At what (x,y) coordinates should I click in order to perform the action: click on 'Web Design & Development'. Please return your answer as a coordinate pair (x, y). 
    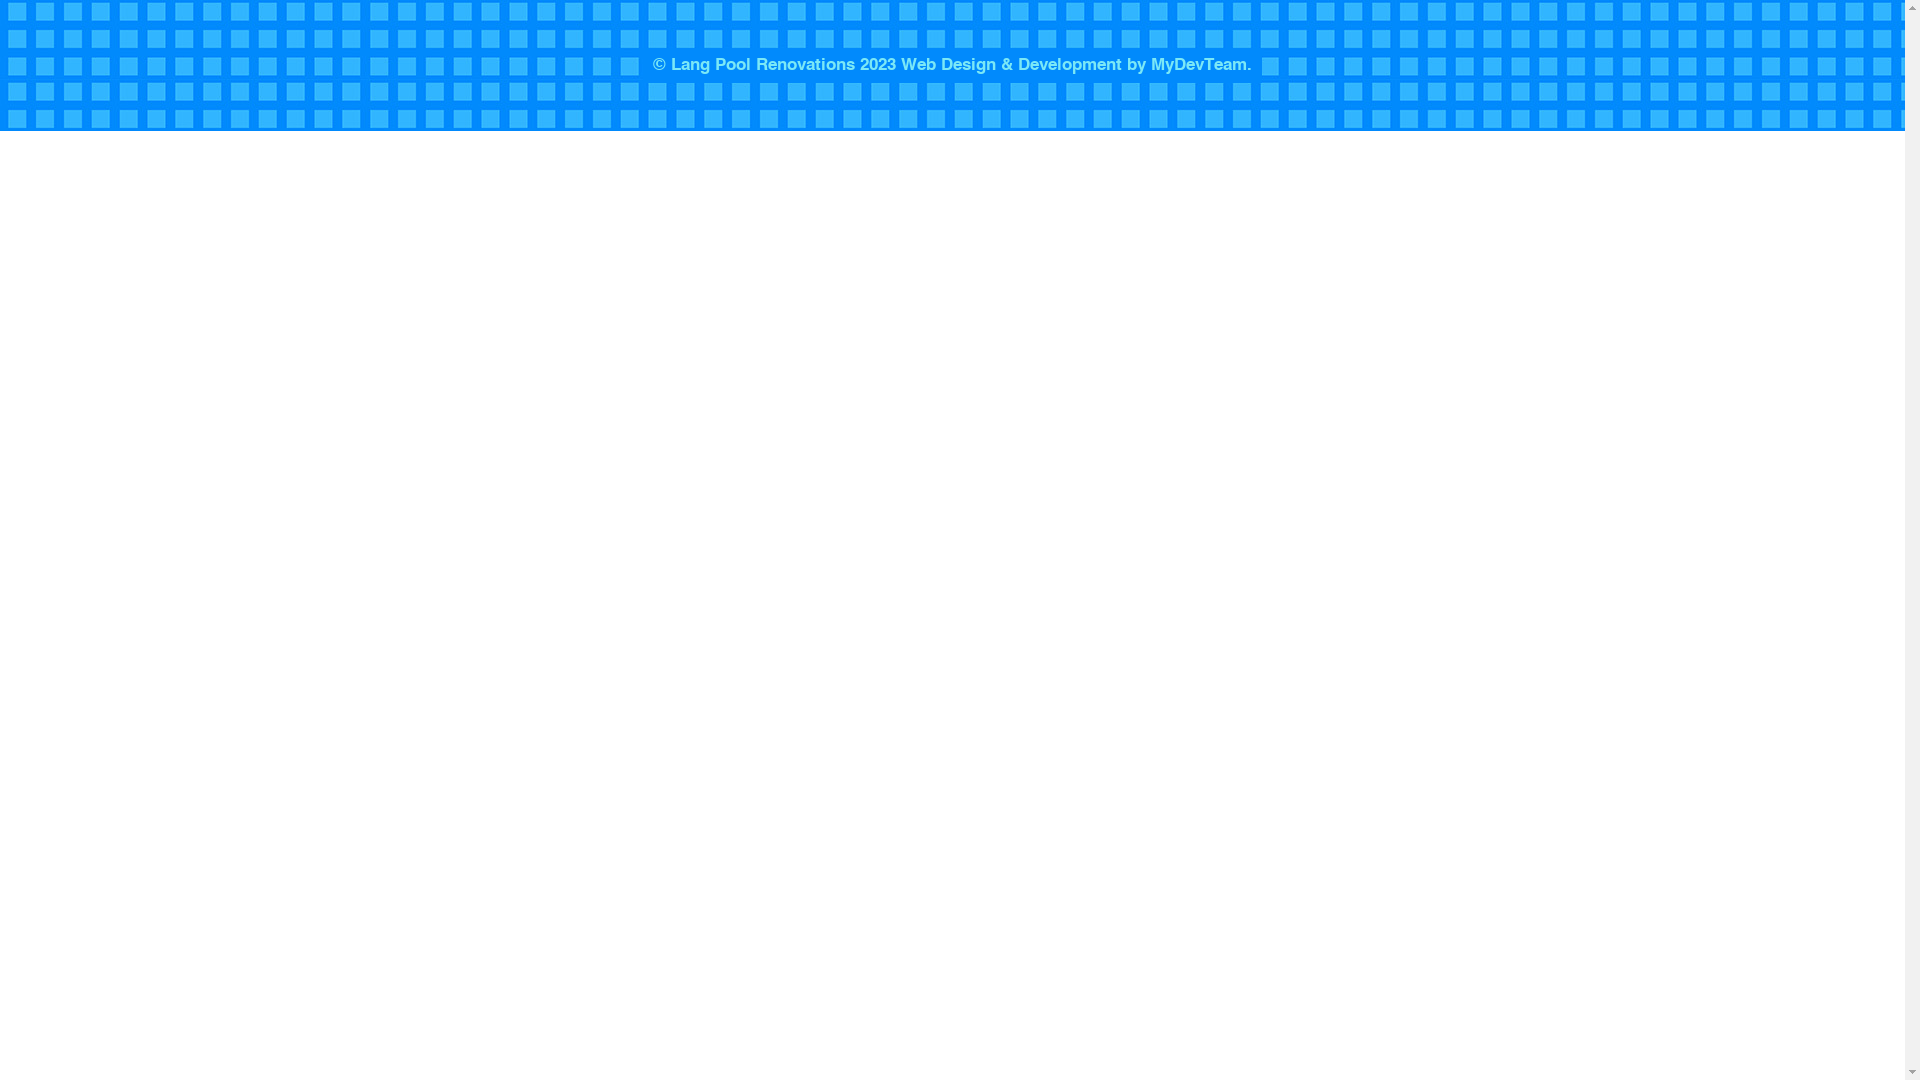
    Looking at the image, I should click on (1011, 64).